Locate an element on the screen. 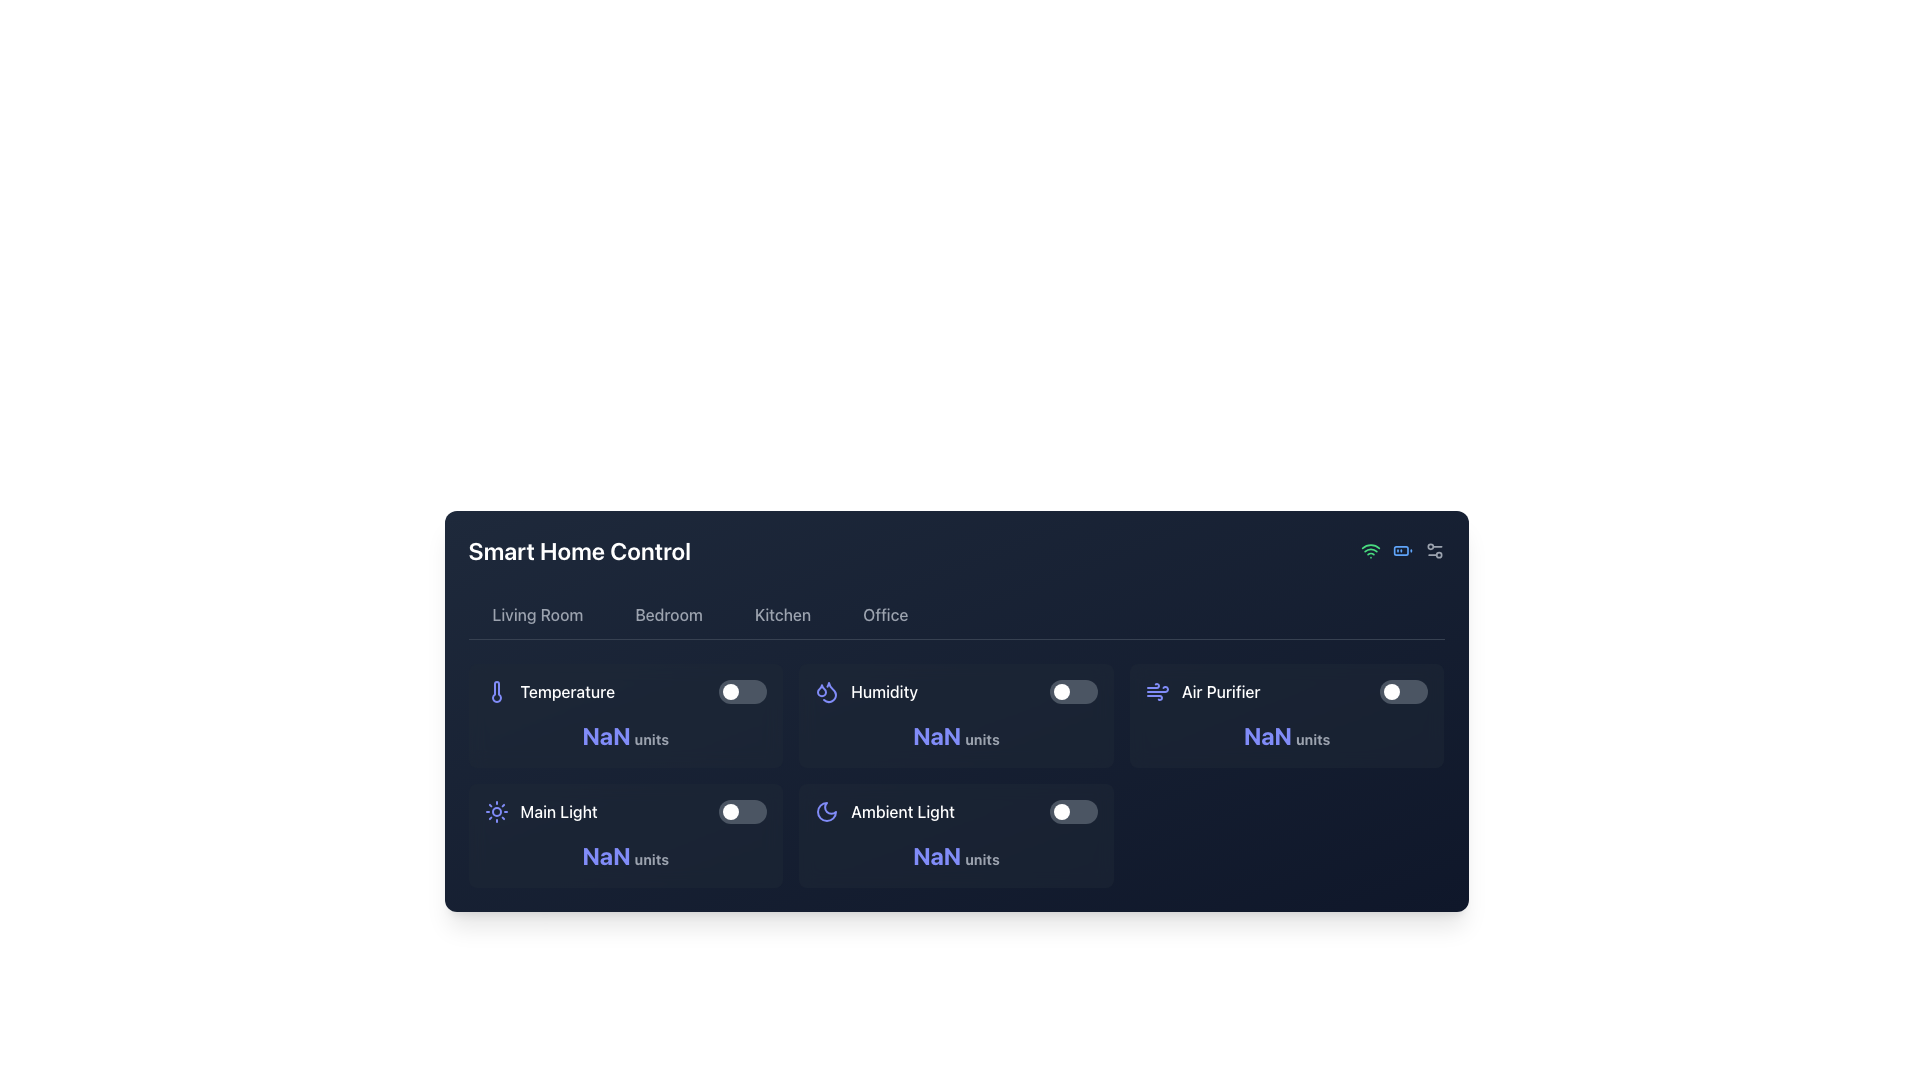  'Ambient Light' icon located in the Smart Home Control interface, positioned to the left of its text label is located at coordinates (827, 812).